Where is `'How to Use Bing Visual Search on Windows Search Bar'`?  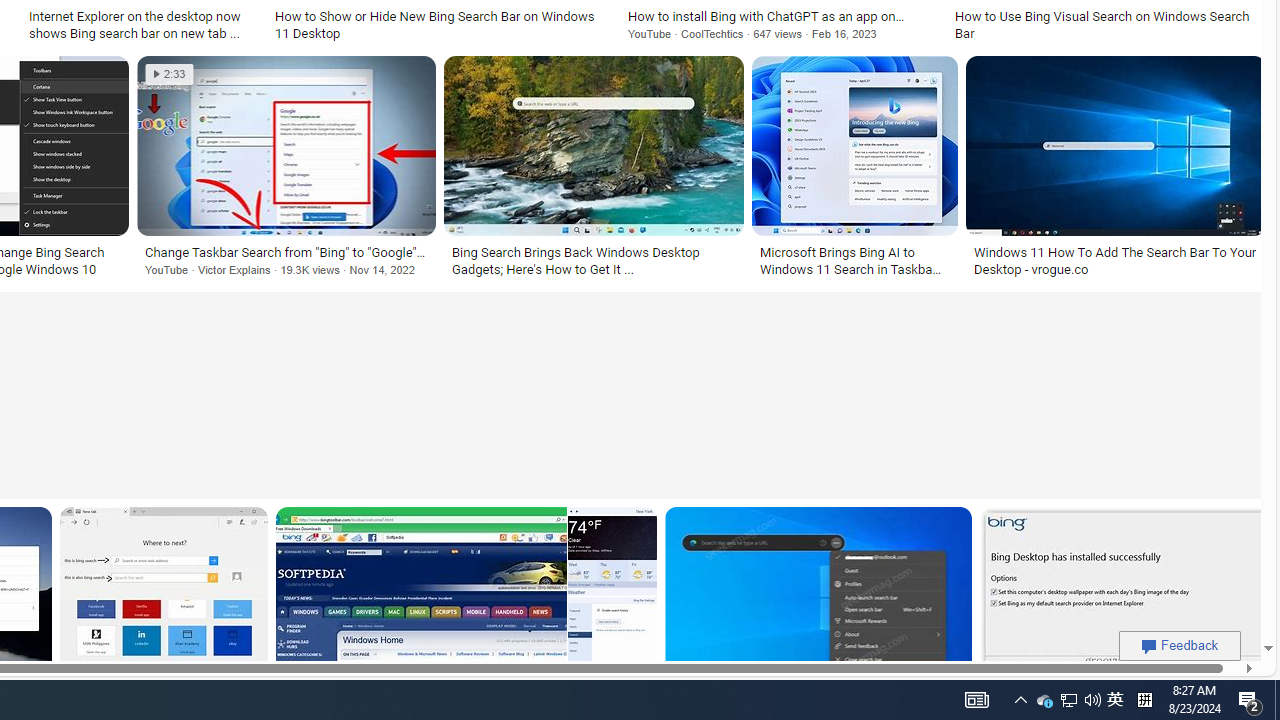 'How to Use Bing Visual Search on Windows Search Bar' is located at coordinates (1105, 24).